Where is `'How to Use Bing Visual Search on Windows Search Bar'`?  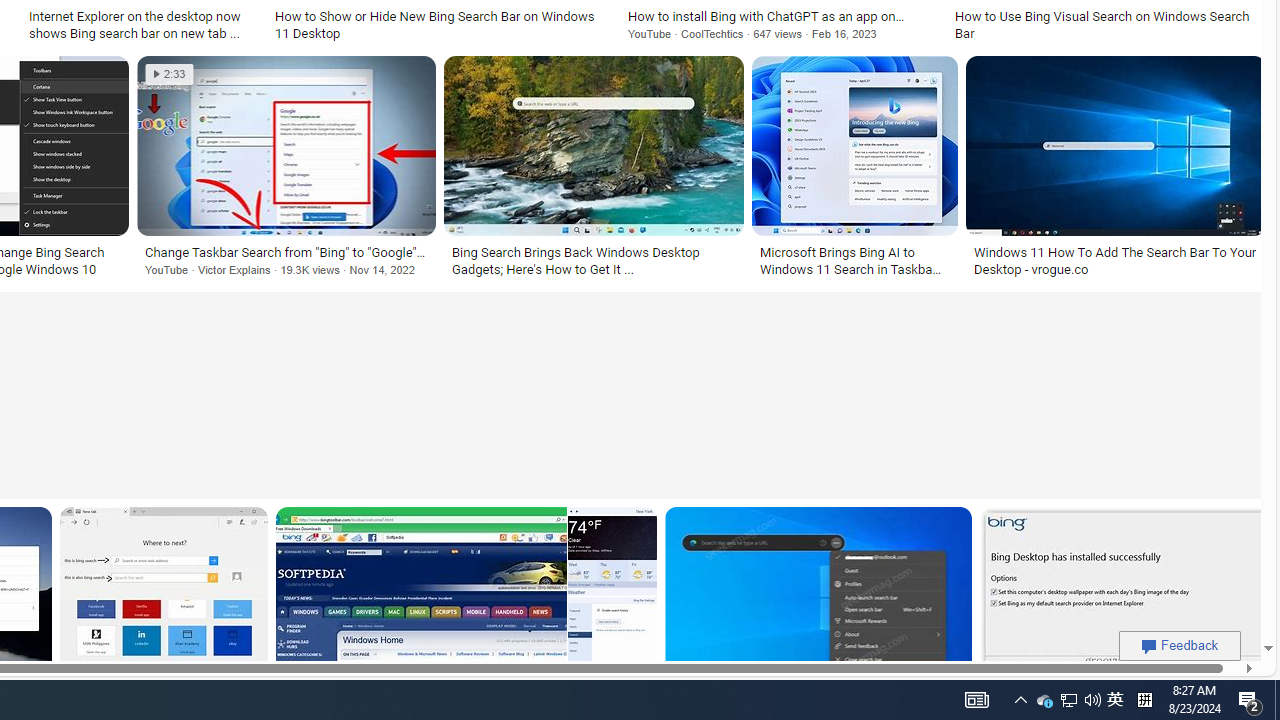 'How to Use Bing Visual Search on Windows Search Bar' is located at coordinates (1105, 24).